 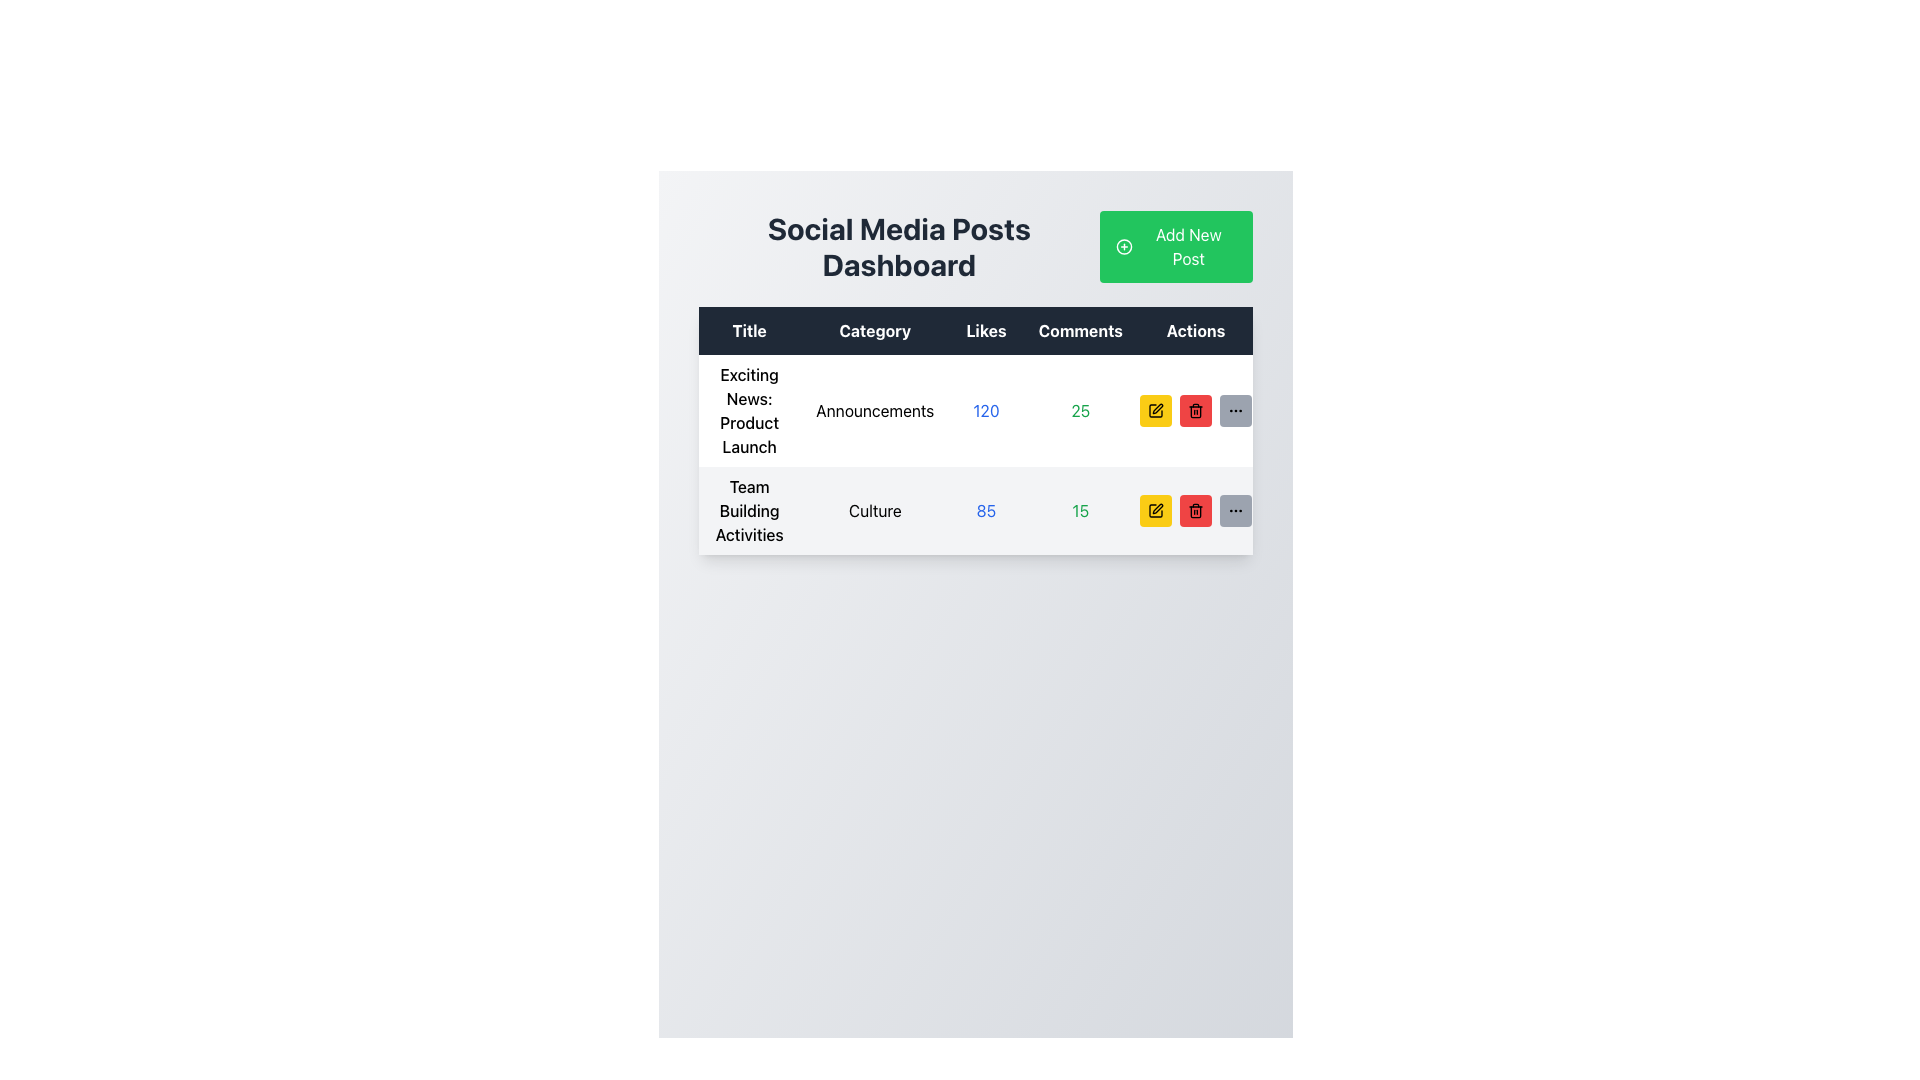 What do you see at coordinates (1156, 509) in the screenshot?
I see `the leftmost shape of the 'edit' icon in the 'Actions' section that enhances the pen-like symbol, indicating editing capability` at bounding box center [1156, 509].